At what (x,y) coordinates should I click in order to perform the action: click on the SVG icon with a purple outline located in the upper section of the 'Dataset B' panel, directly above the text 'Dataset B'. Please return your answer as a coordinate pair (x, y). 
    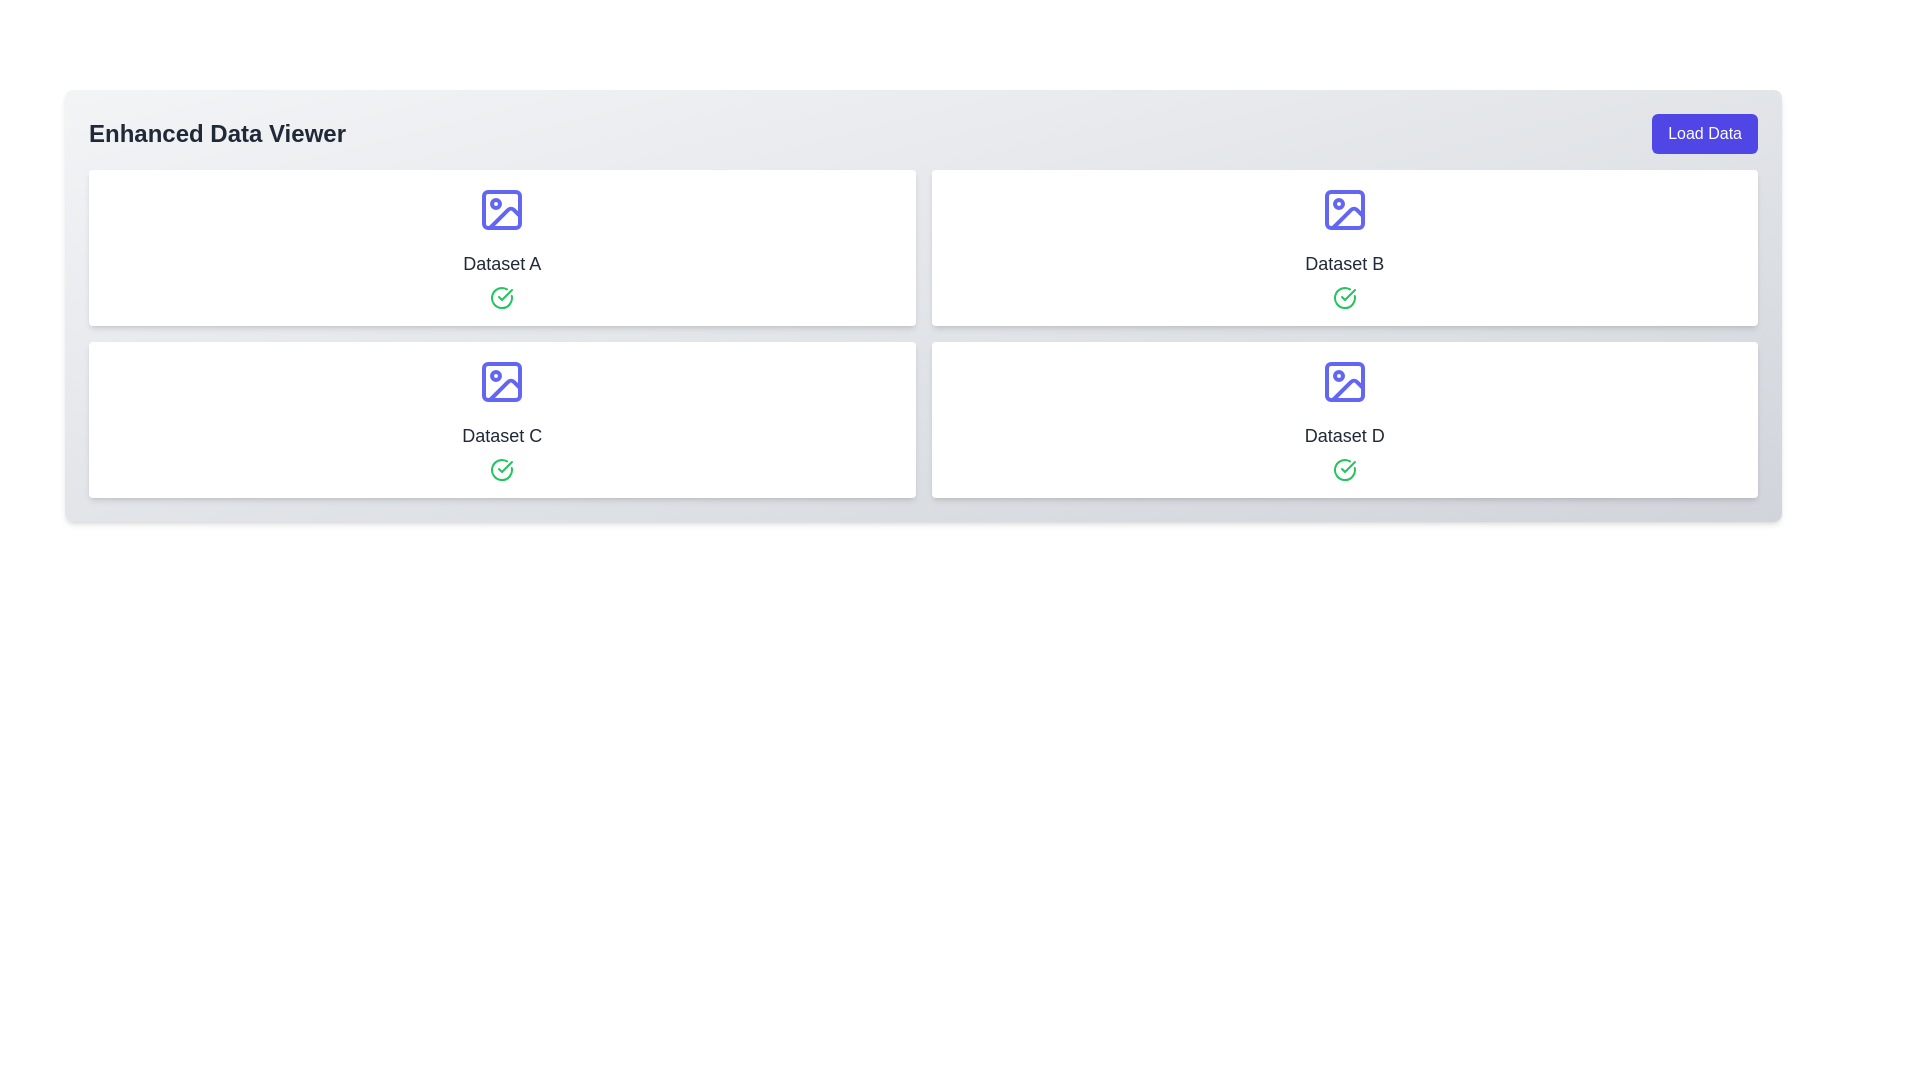
    Looking at the image, I should click on (1344, 209).